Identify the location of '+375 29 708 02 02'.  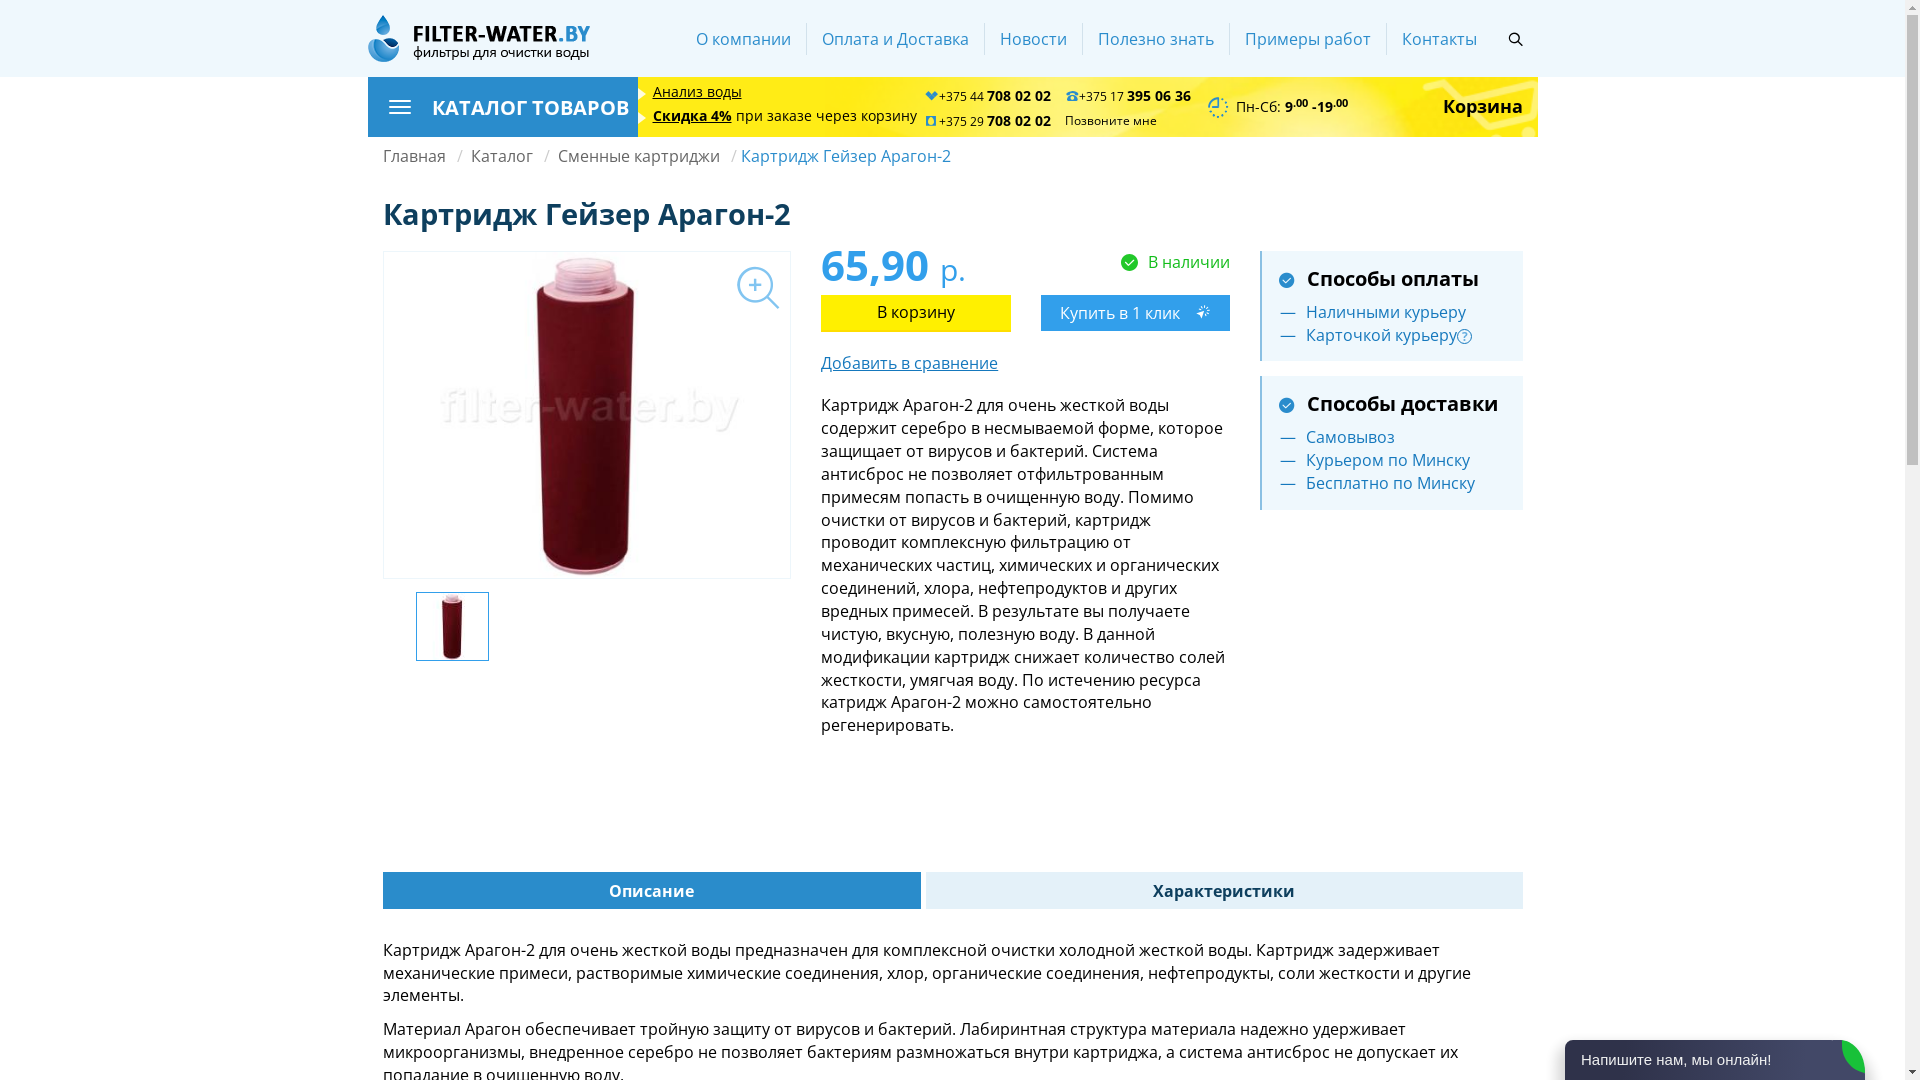
(987, 121).